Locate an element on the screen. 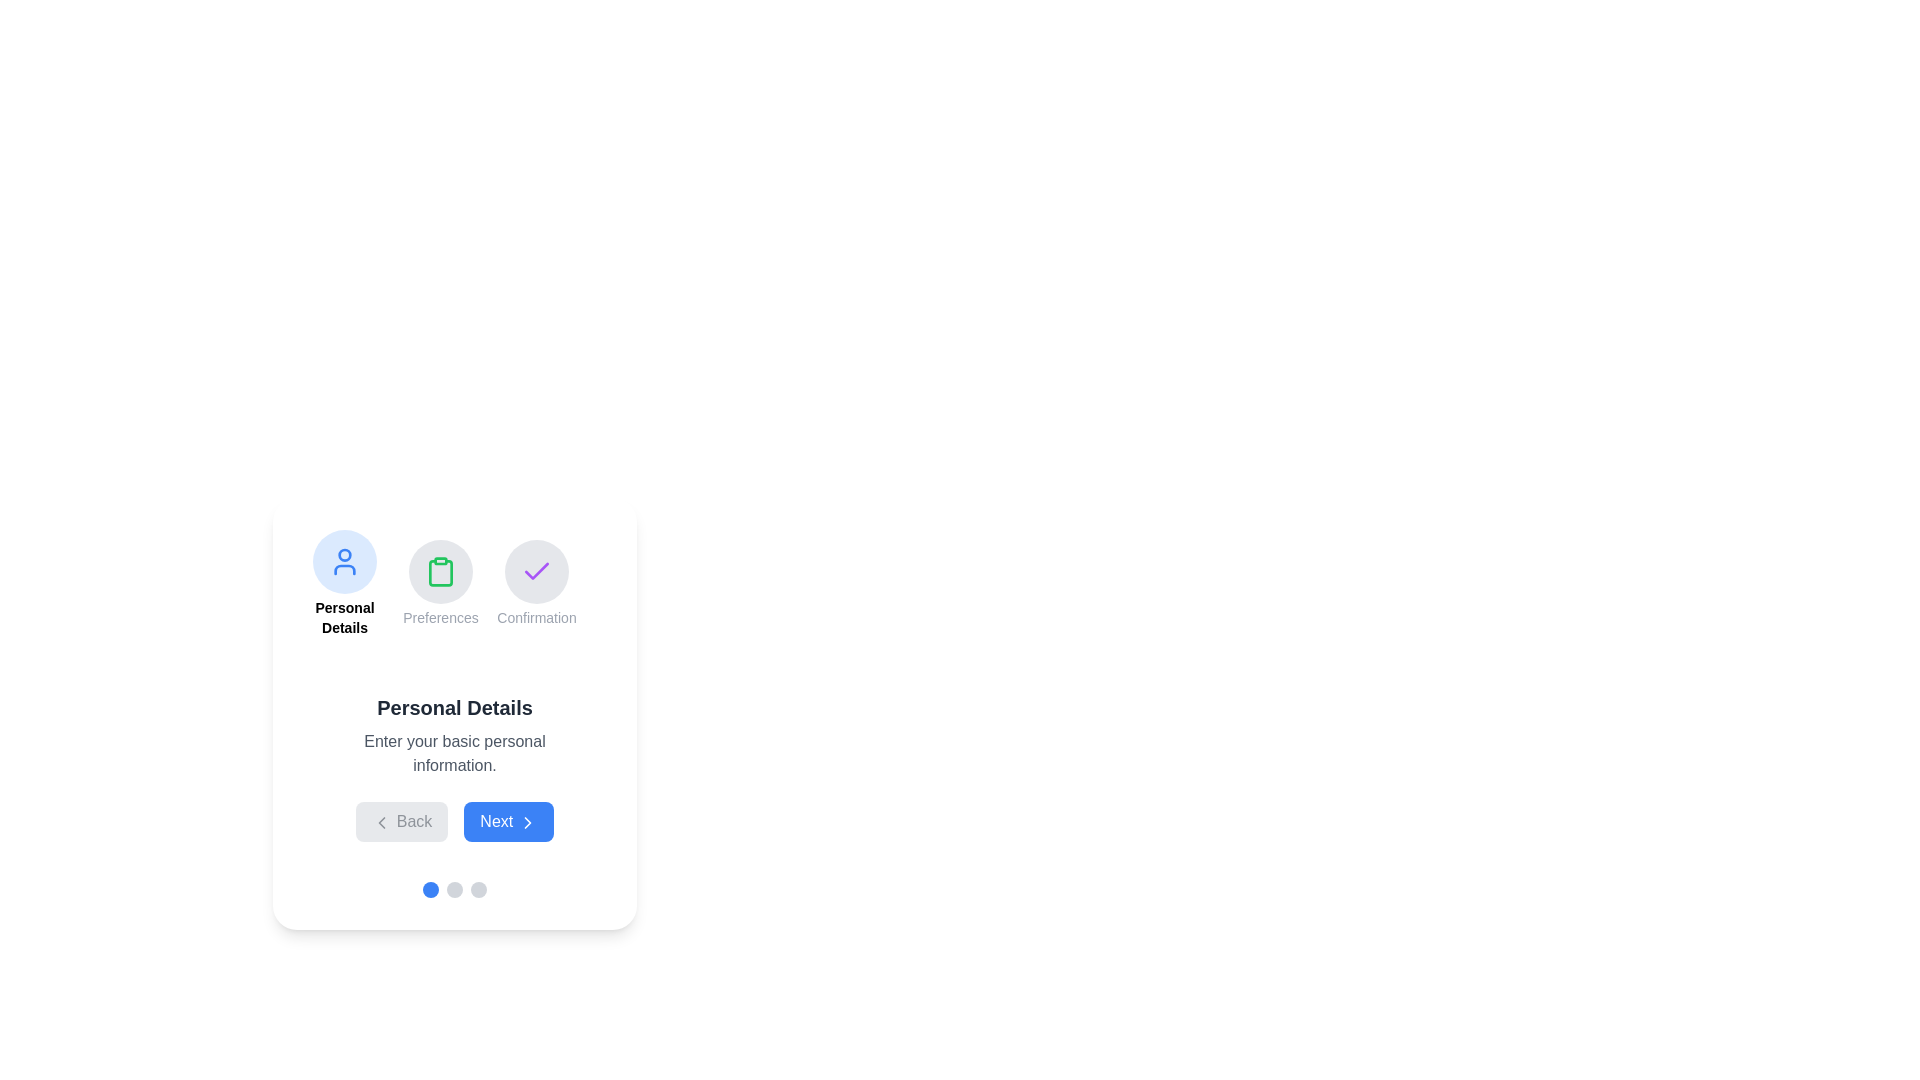  the 'Confirmation' label, which provides context for the checkmark icon above it, to engage with adjacent components is located at coordinates (537, 616).